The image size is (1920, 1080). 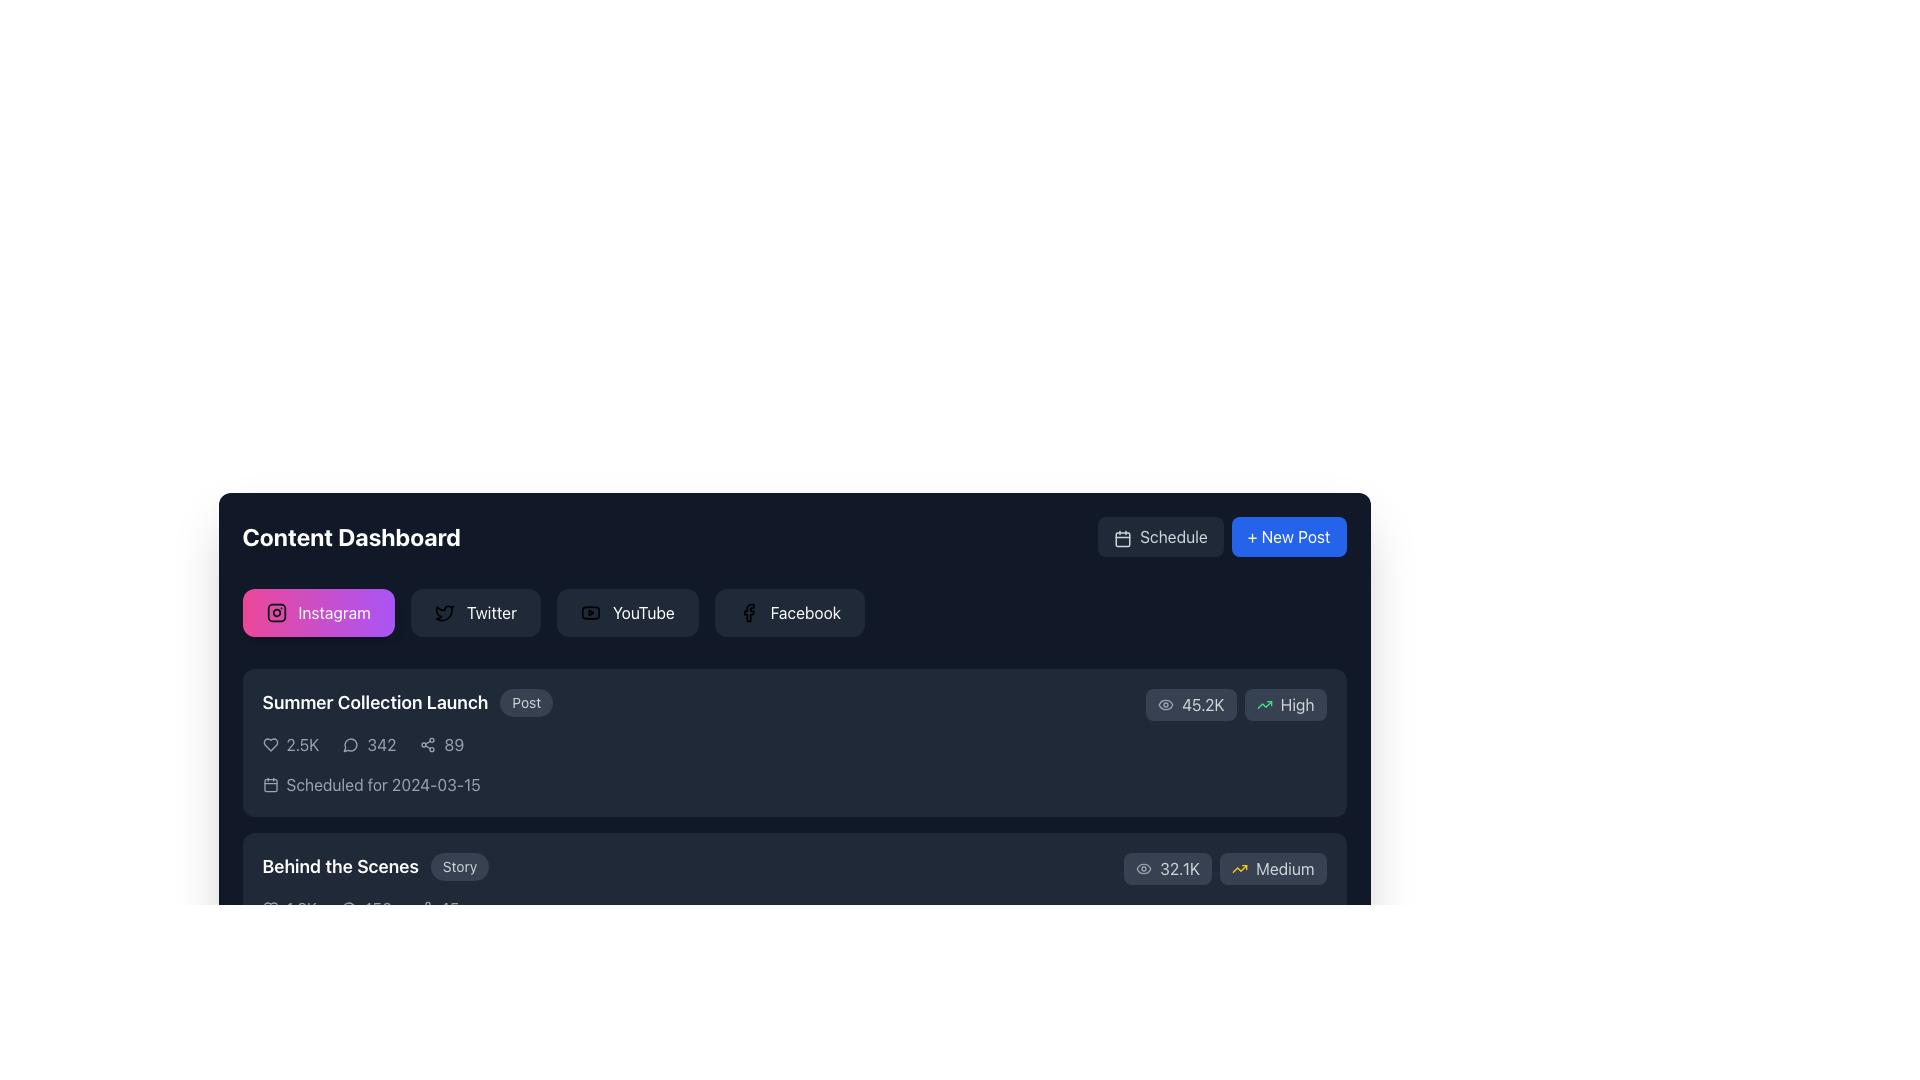 What do you see at coordinates (443, 612) in the screenshot?
I see `the Twitter icon, which is a bird silhouette outlined in white against a dark background, located in the top section of the interface` at bounding box center [443, 612].